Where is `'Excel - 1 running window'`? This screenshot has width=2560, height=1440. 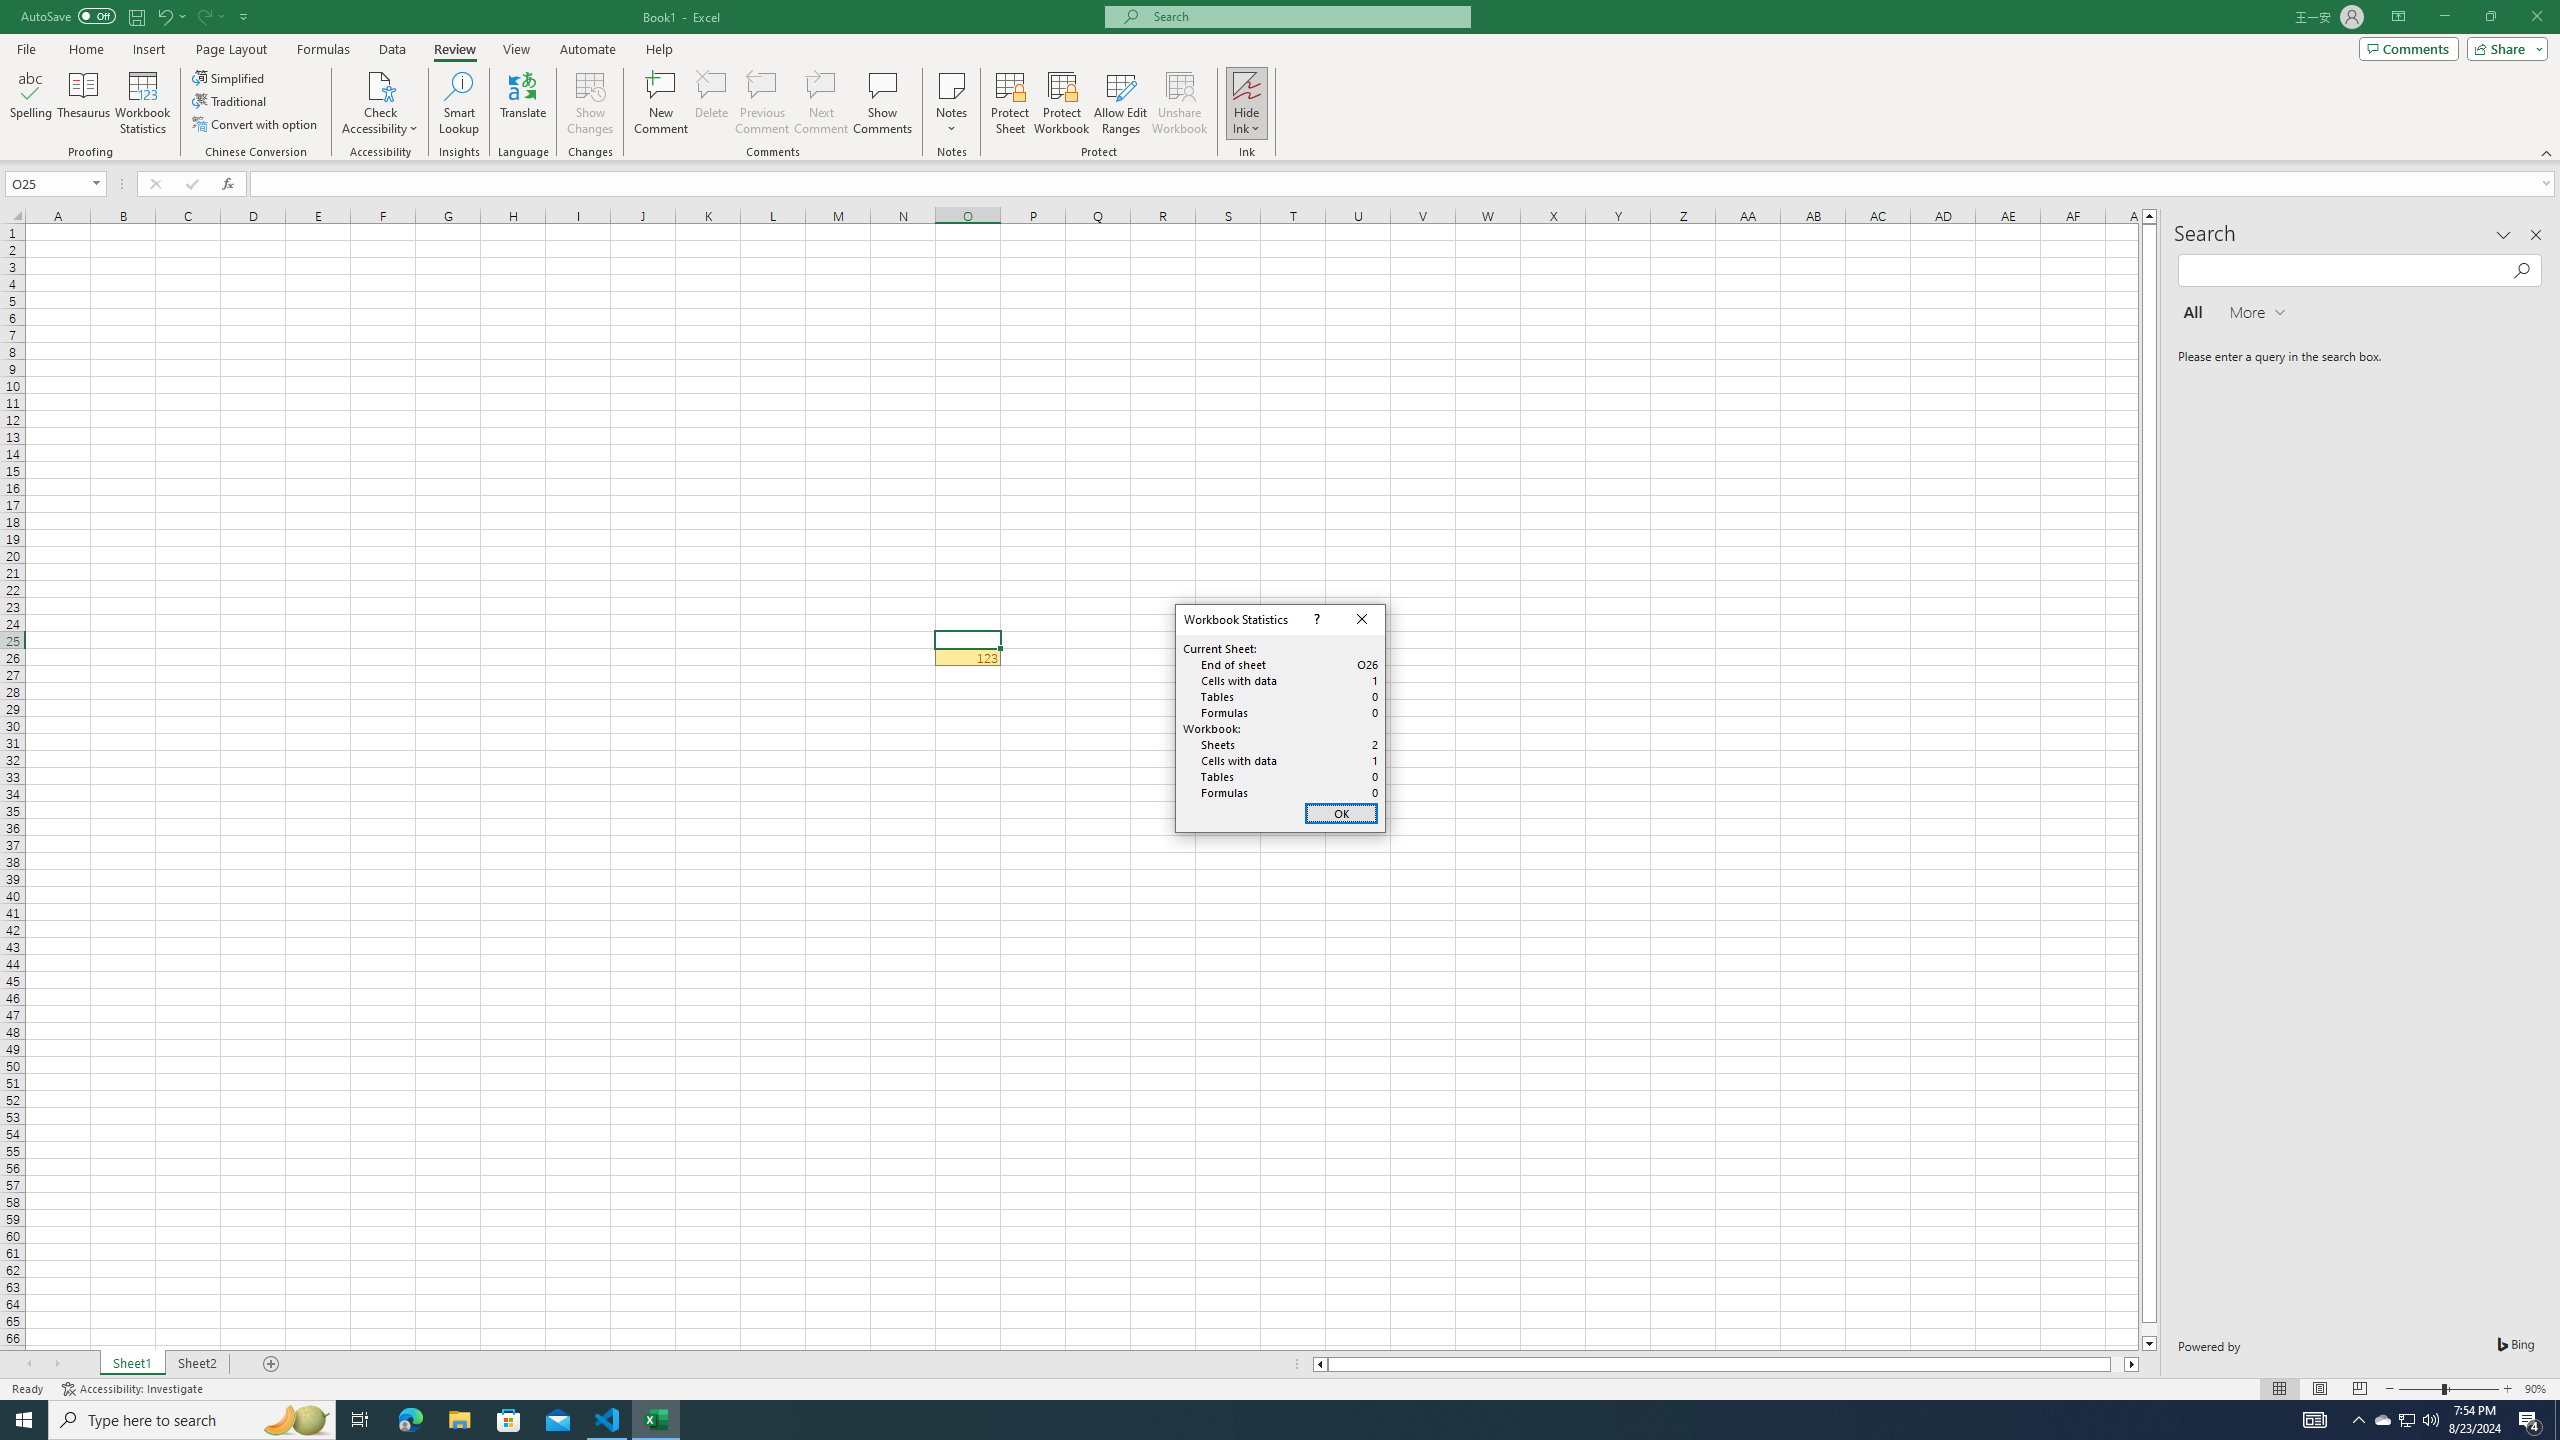 'Excel - 1 running window' is located at coordinates (656, 1418).